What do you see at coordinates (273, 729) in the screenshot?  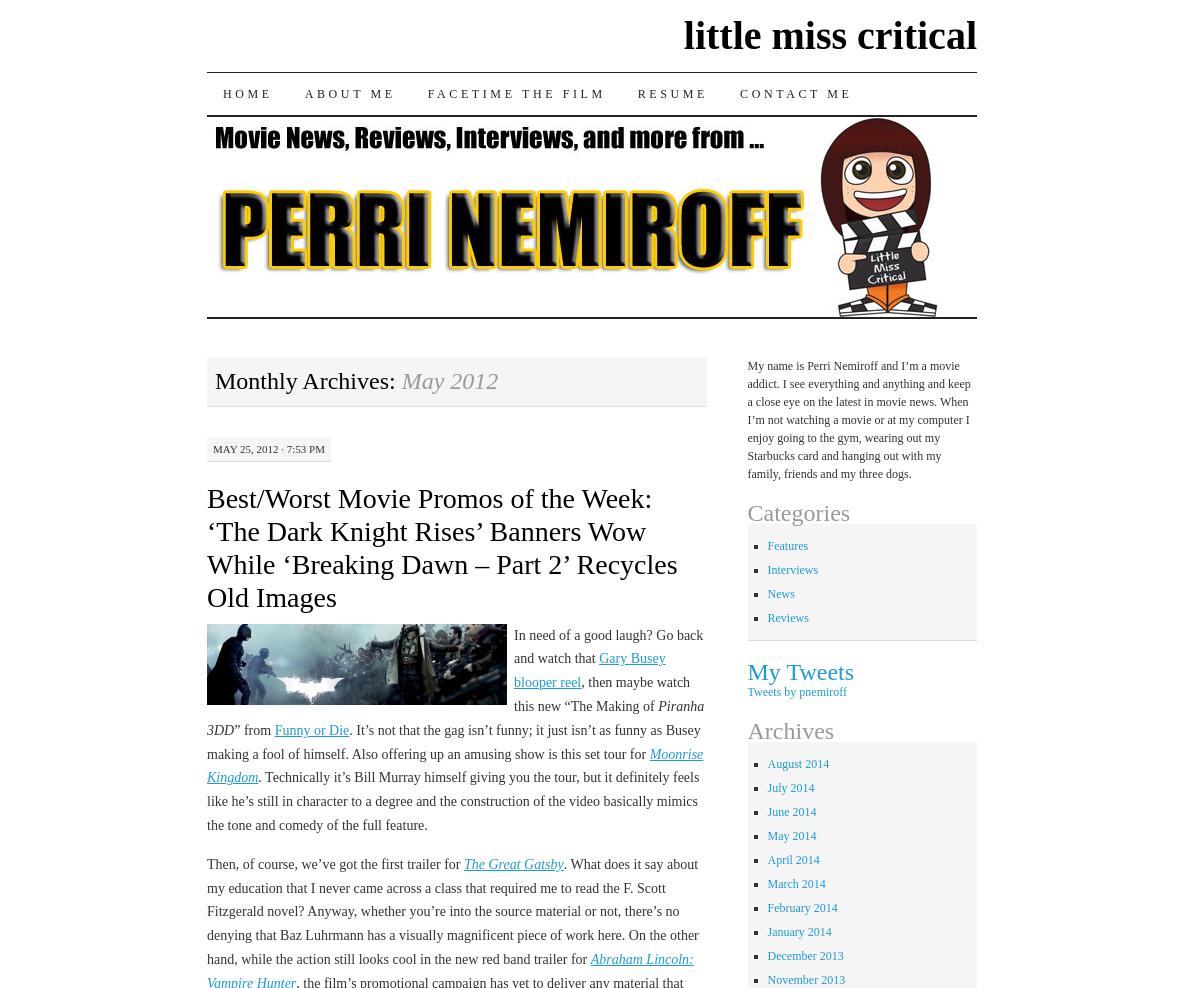 I see `'Funny or Die'` at bounding box center [273, 729].